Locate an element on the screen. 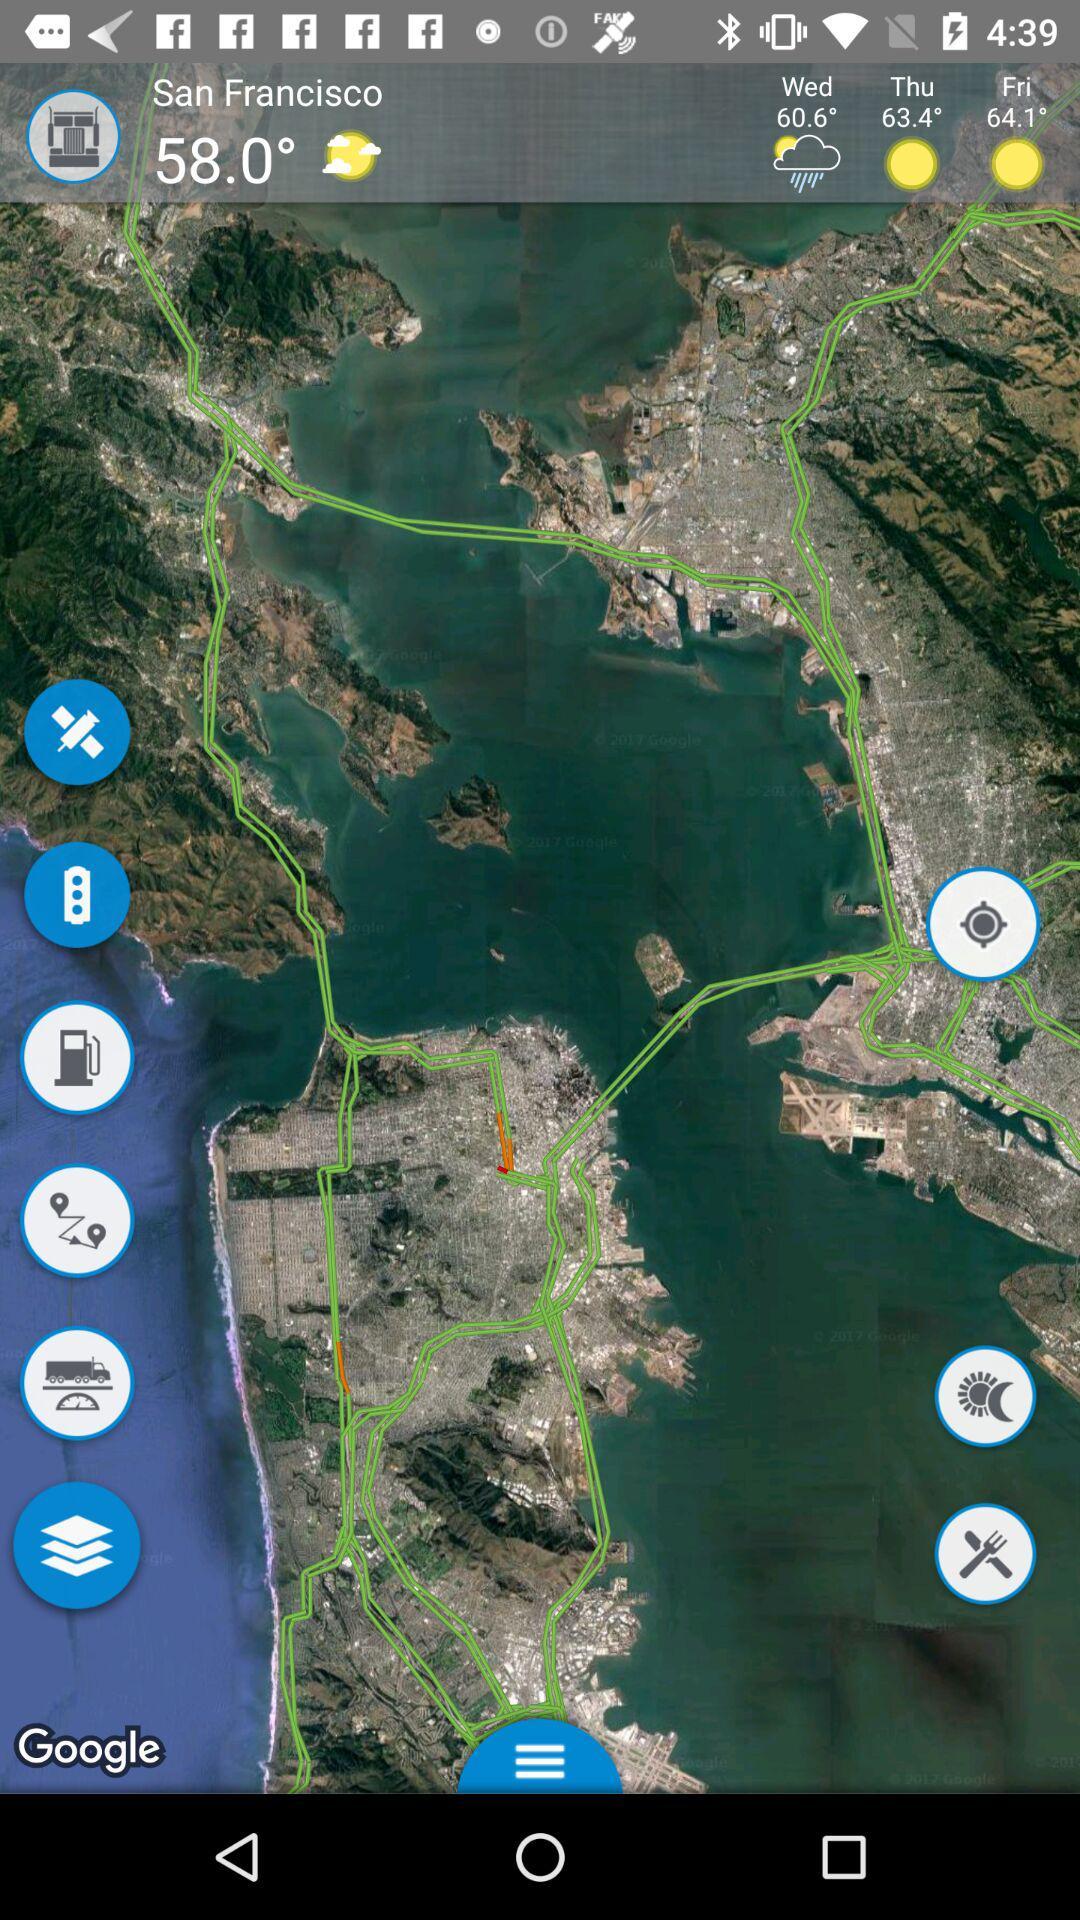 Image resolution: width=1080 pixels, height=1920 pixels. find gas stations is located at coordinates (75, 1060).